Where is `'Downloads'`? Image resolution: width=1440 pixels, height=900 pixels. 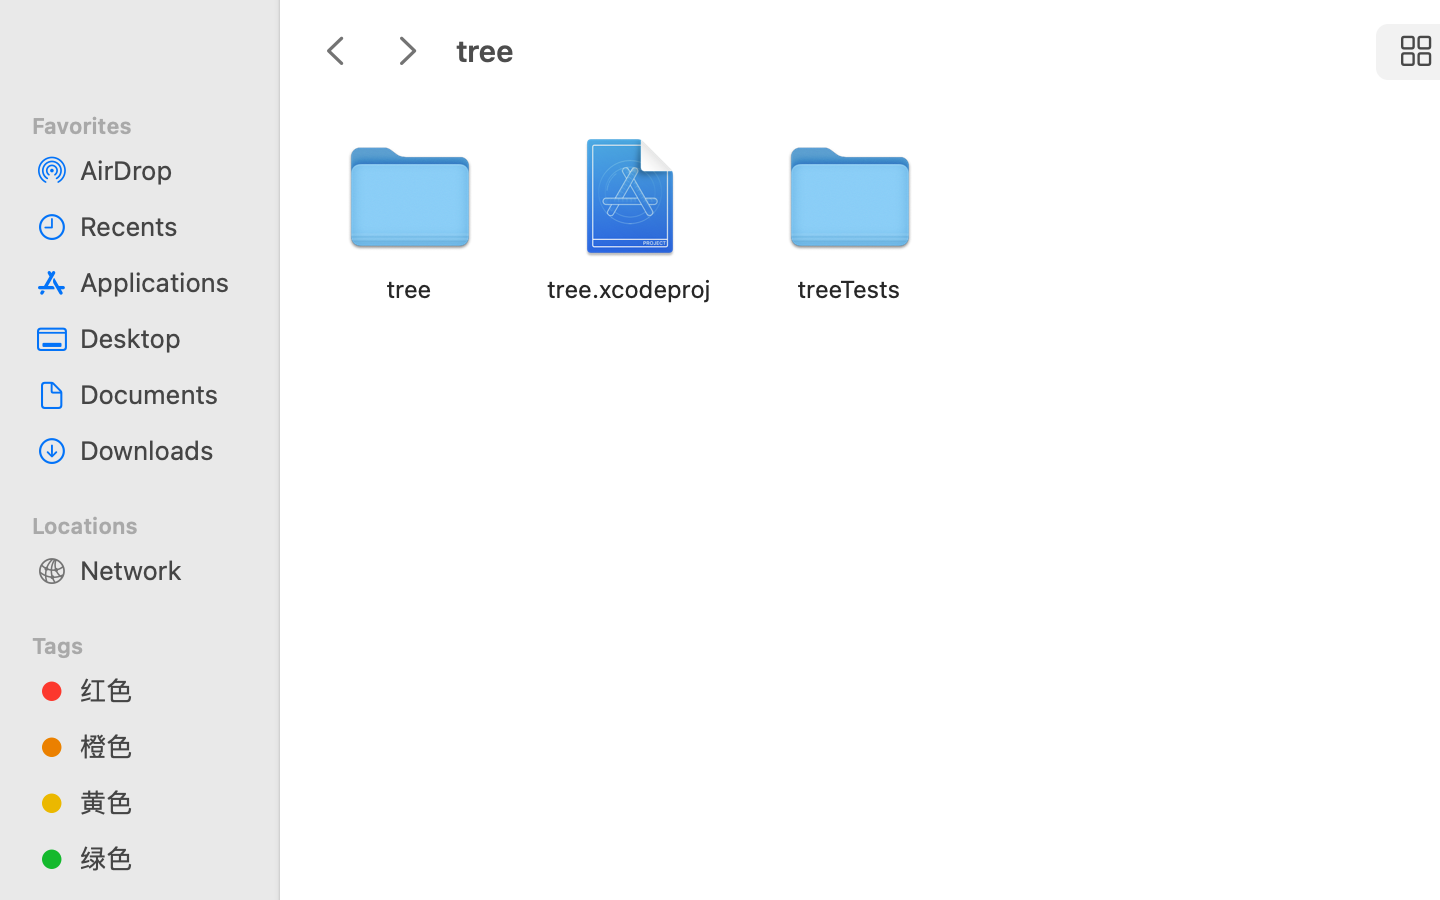 'Downloads' is located at coordinates (159, 450).